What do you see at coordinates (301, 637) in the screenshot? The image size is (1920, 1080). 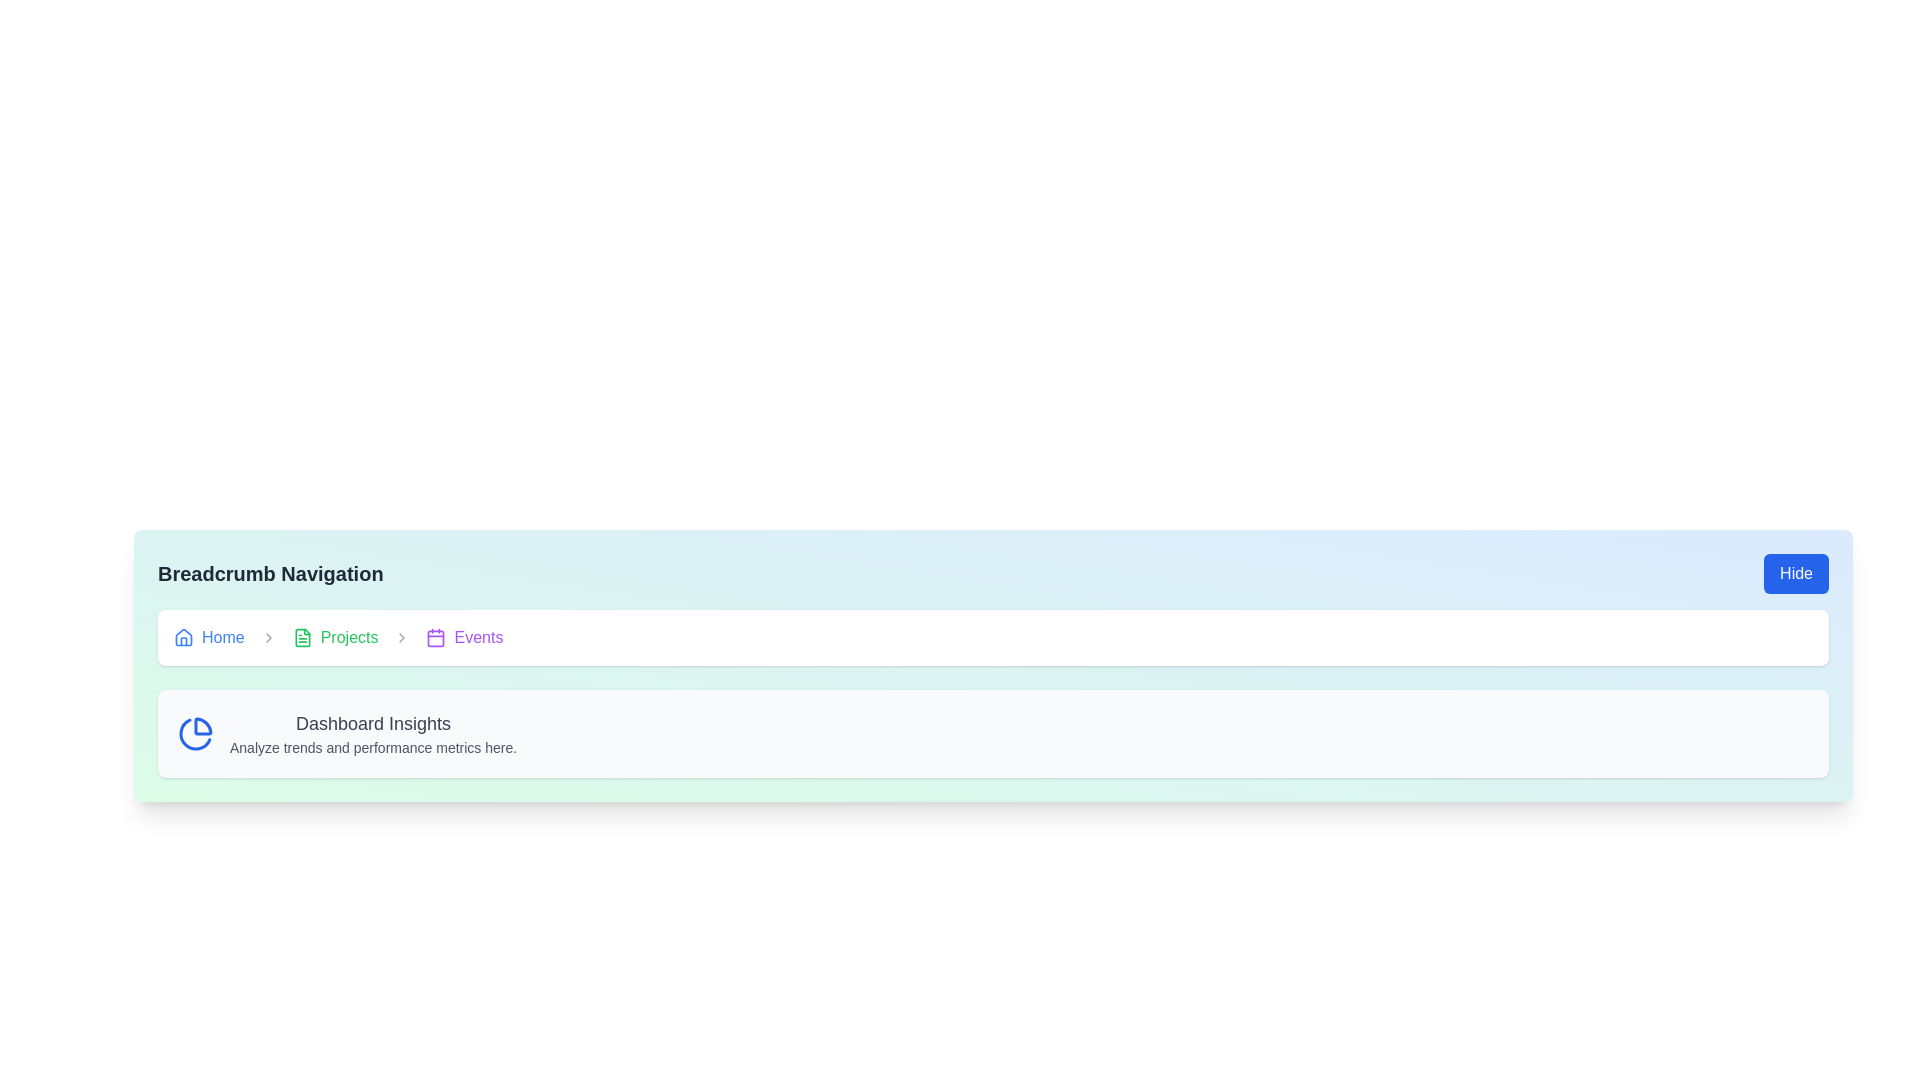 I see `the file or document icon located in the breadcrumb navigation next to the 'Projects' label` at bounding box center [301, 637].